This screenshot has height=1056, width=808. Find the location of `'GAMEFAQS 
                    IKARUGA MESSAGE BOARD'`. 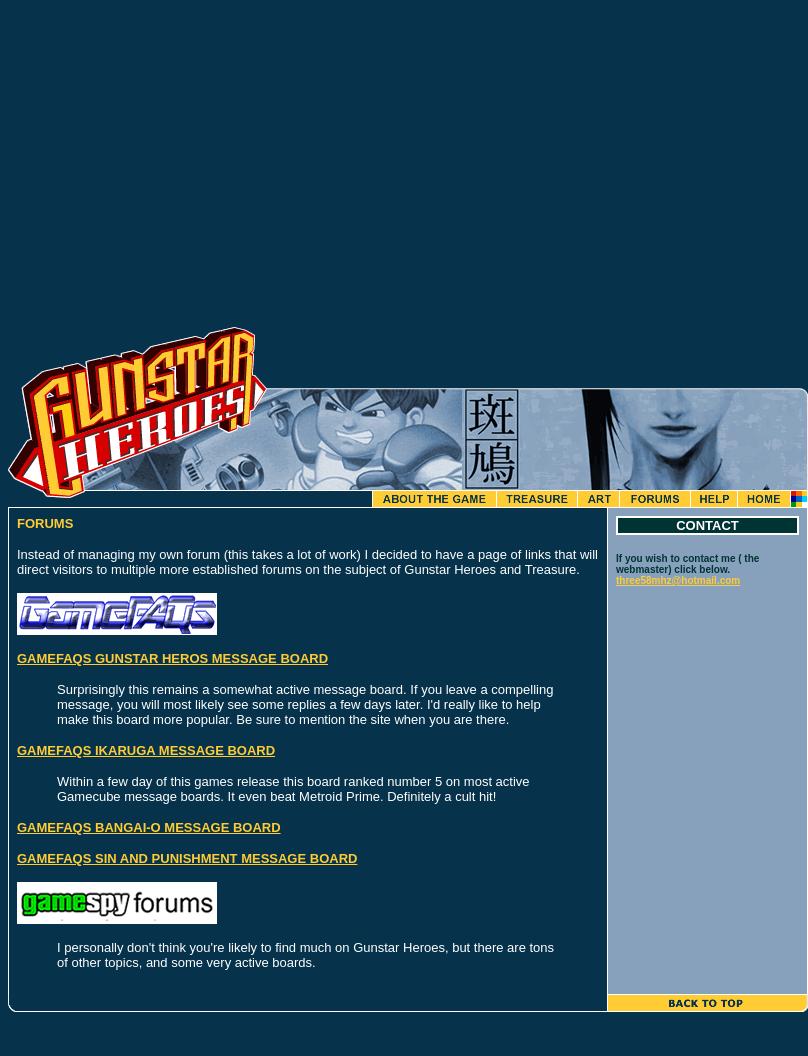

'GAMEFAQS 
                    IKARUGA MESSAGE BOARD' is located at coordinates (145, 749).